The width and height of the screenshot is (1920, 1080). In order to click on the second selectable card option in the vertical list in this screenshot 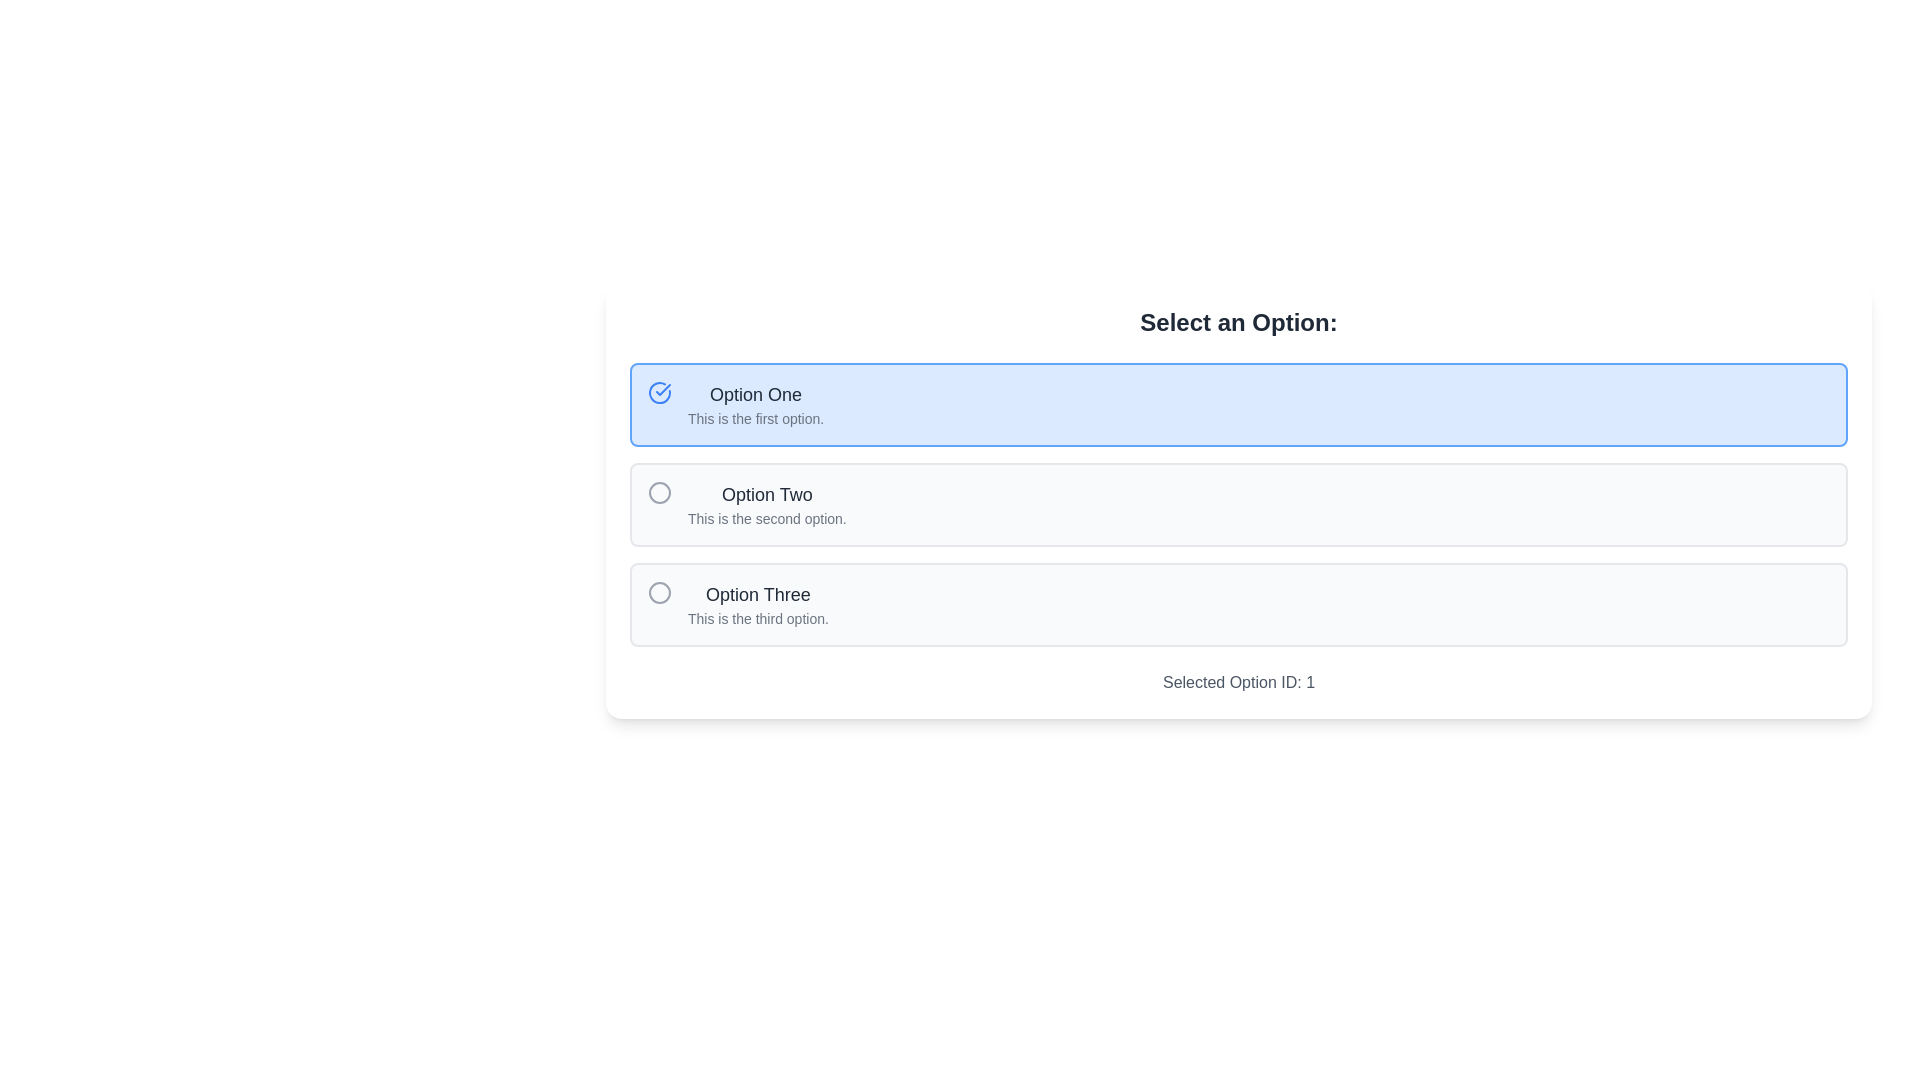, I will do `click(1237, 504)`.